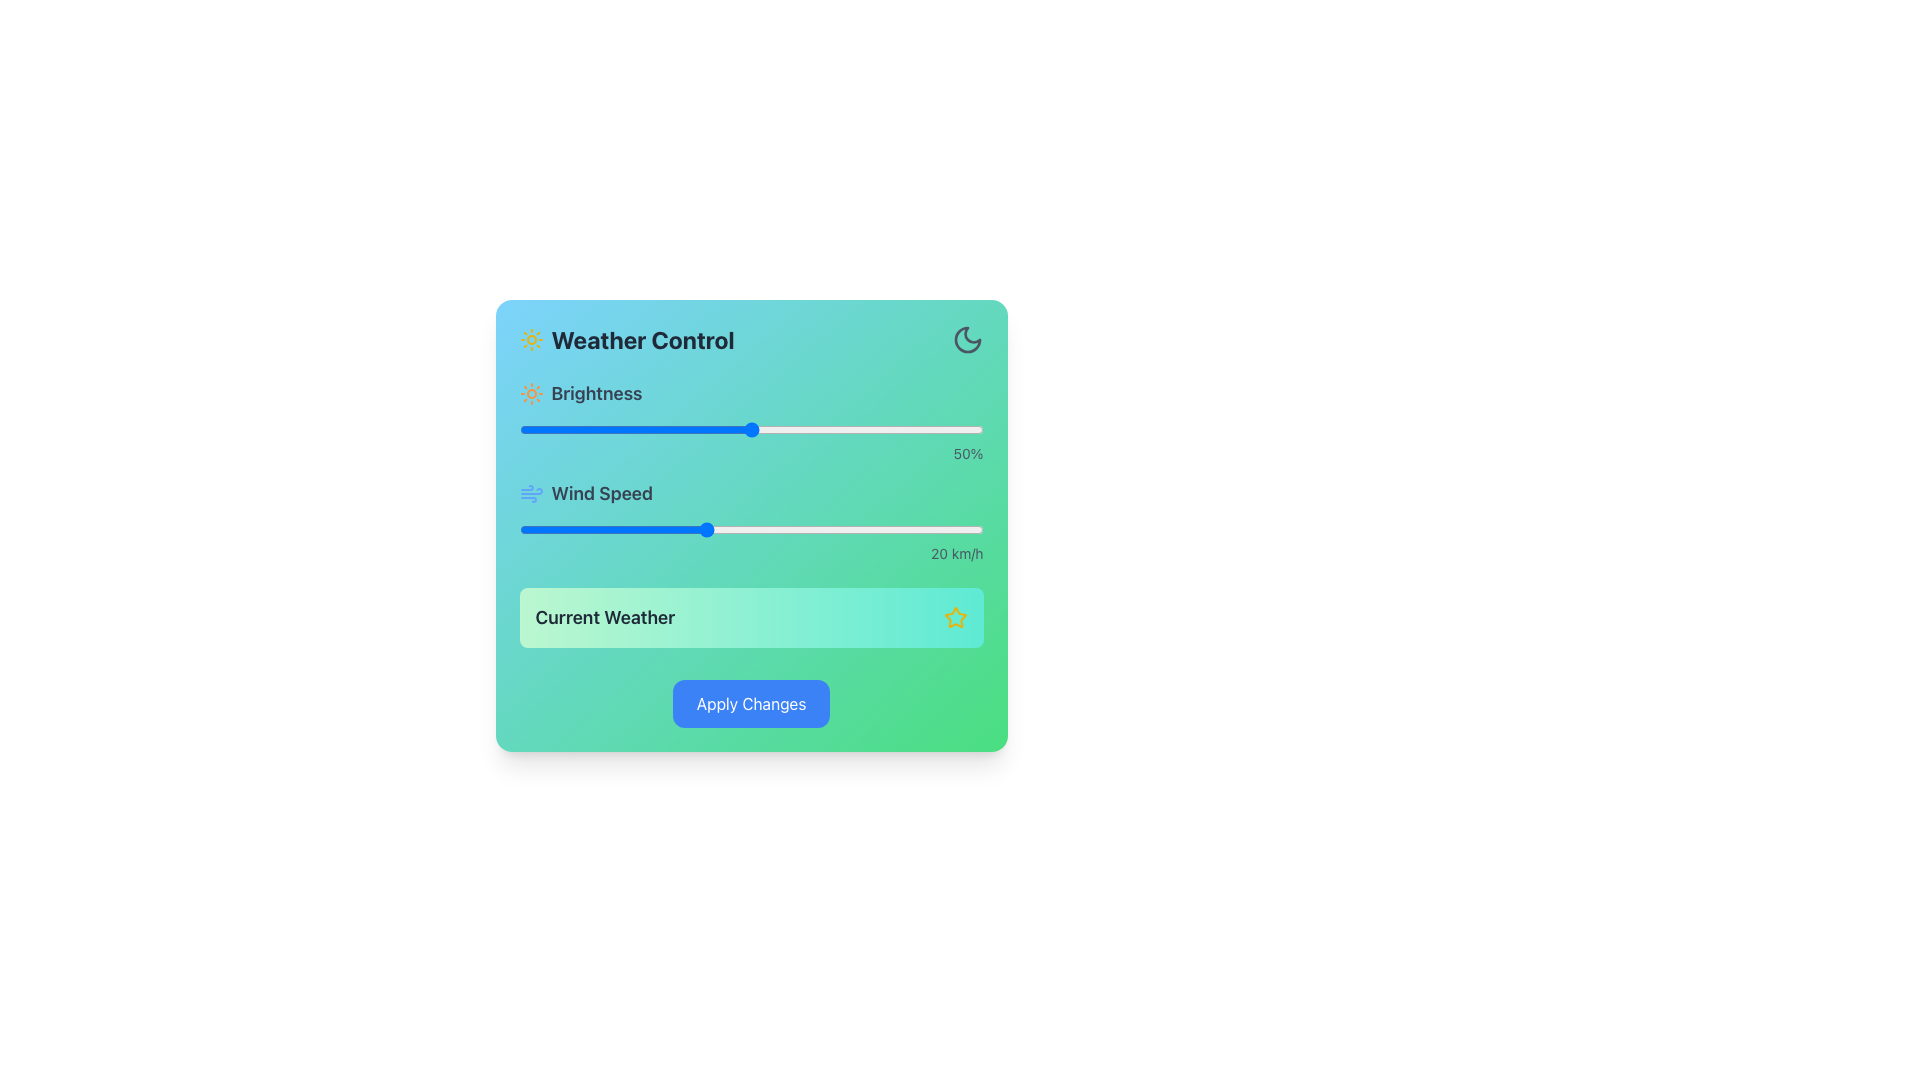 This screenshot has width=1920, height=1080. What do you see at coordinates (556, 428) in the screenshot?
I see `brightness` at bounding box center [556, 428].